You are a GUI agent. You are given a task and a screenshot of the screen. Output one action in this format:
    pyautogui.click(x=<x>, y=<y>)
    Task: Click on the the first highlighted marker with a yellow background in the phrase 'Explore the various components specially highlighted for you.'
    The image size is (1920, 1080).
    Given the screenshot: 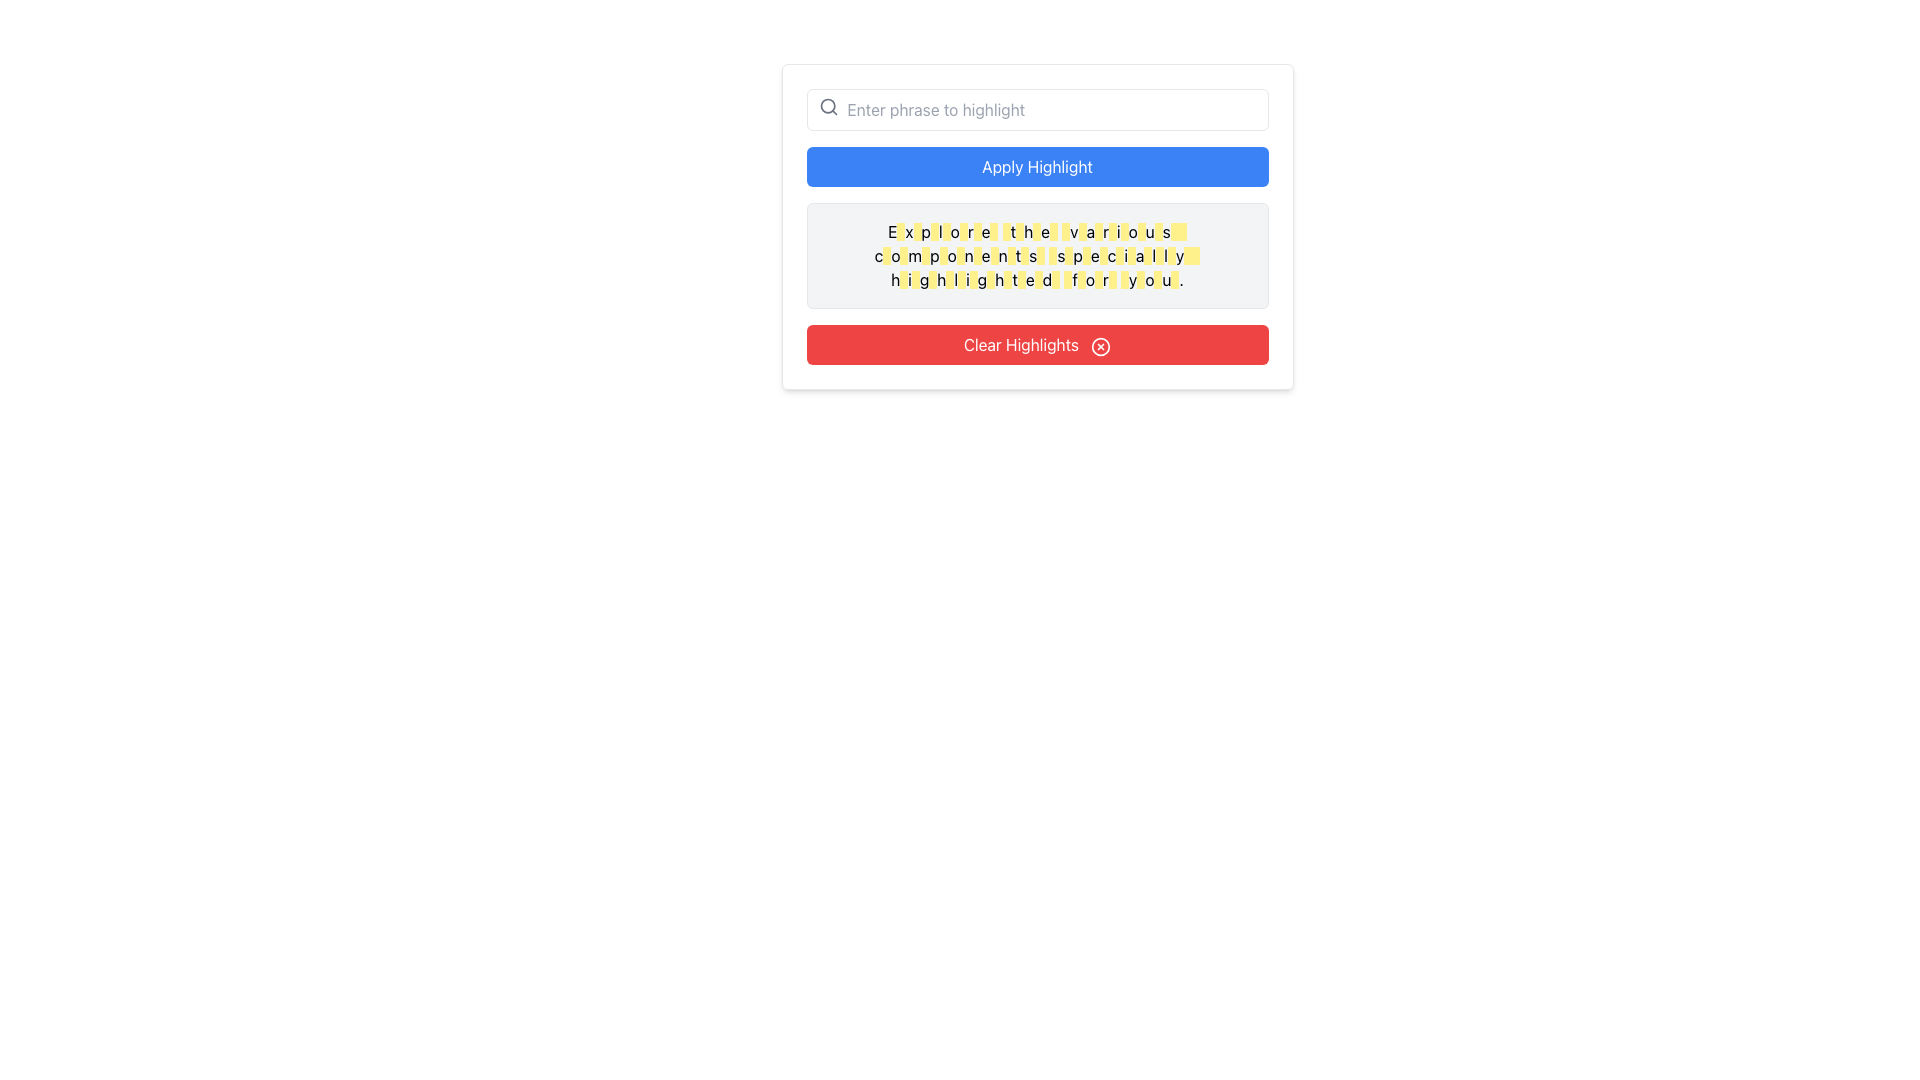 What is the action you would take?
    pyautogui.click(x=900, y=230)
    